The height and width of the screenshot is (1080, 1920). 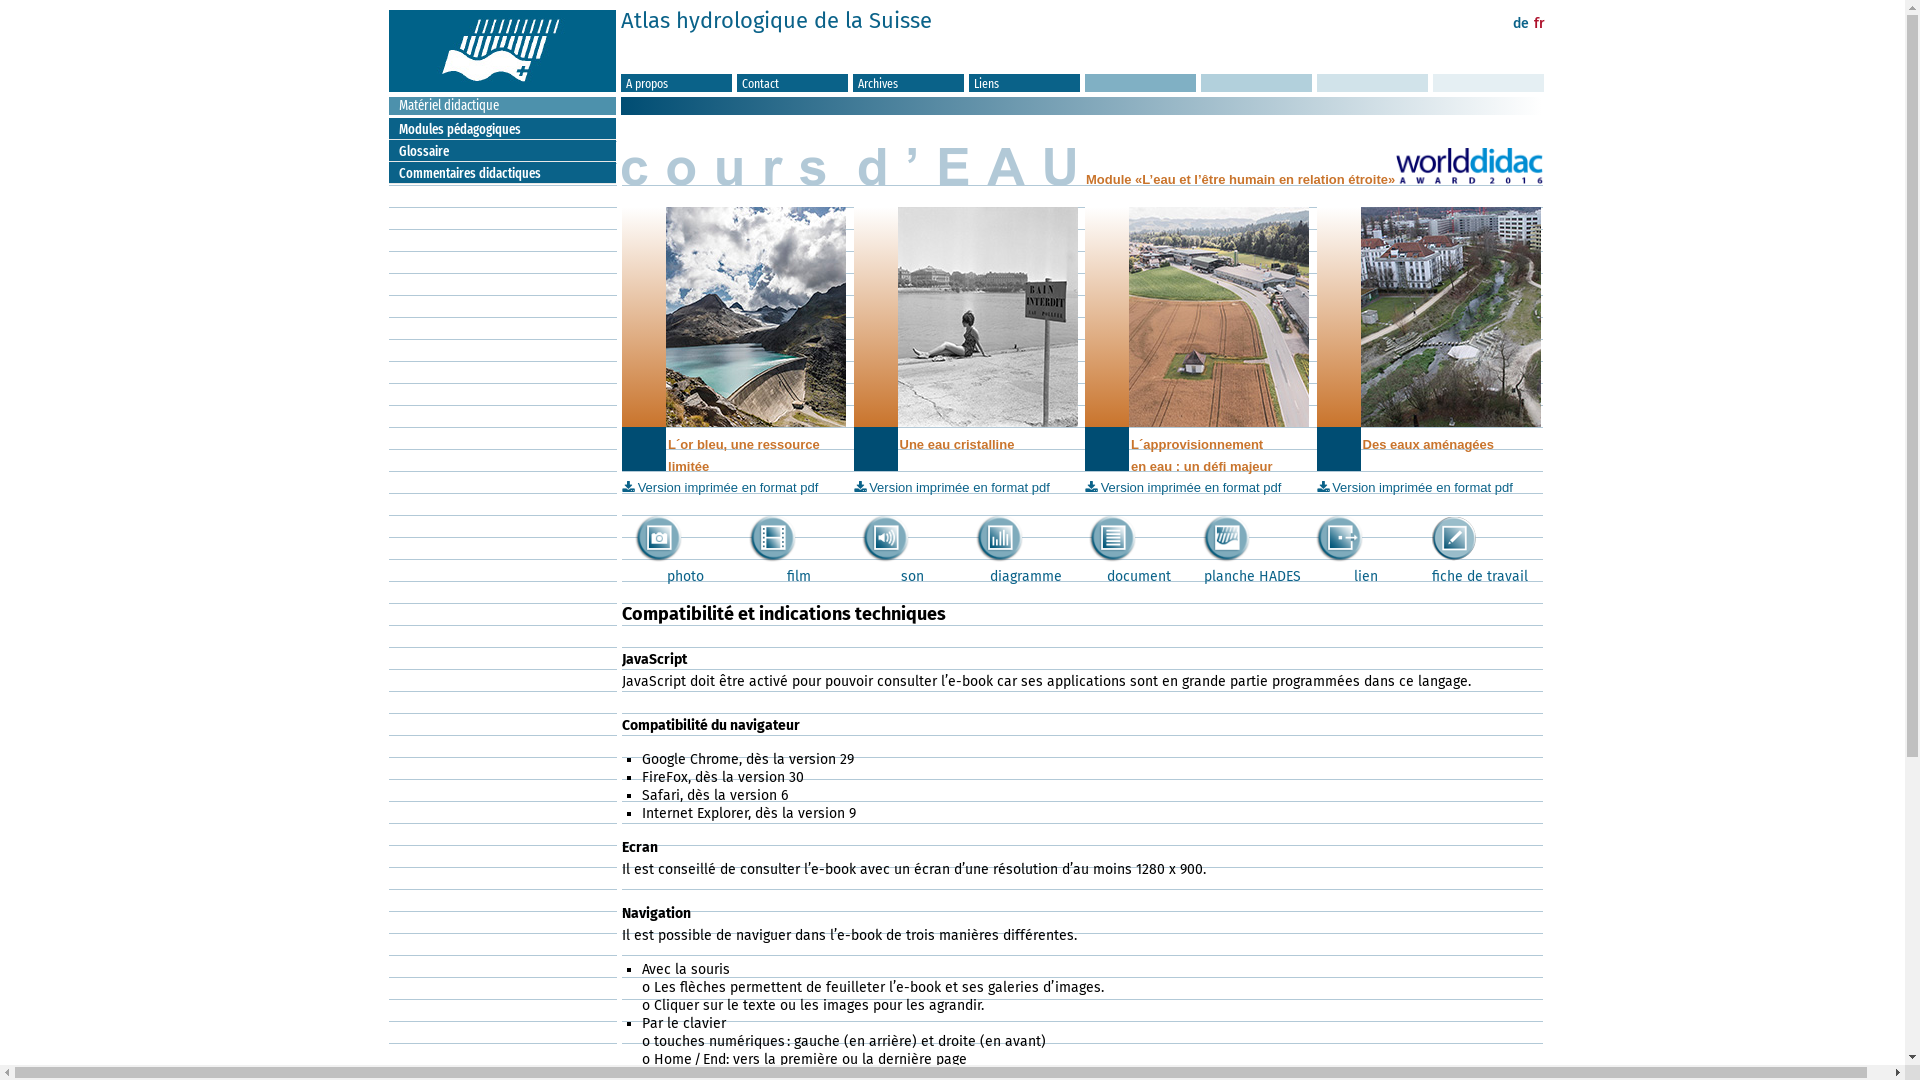 I want to click on 'bouton son', so click(x=862, y=537).